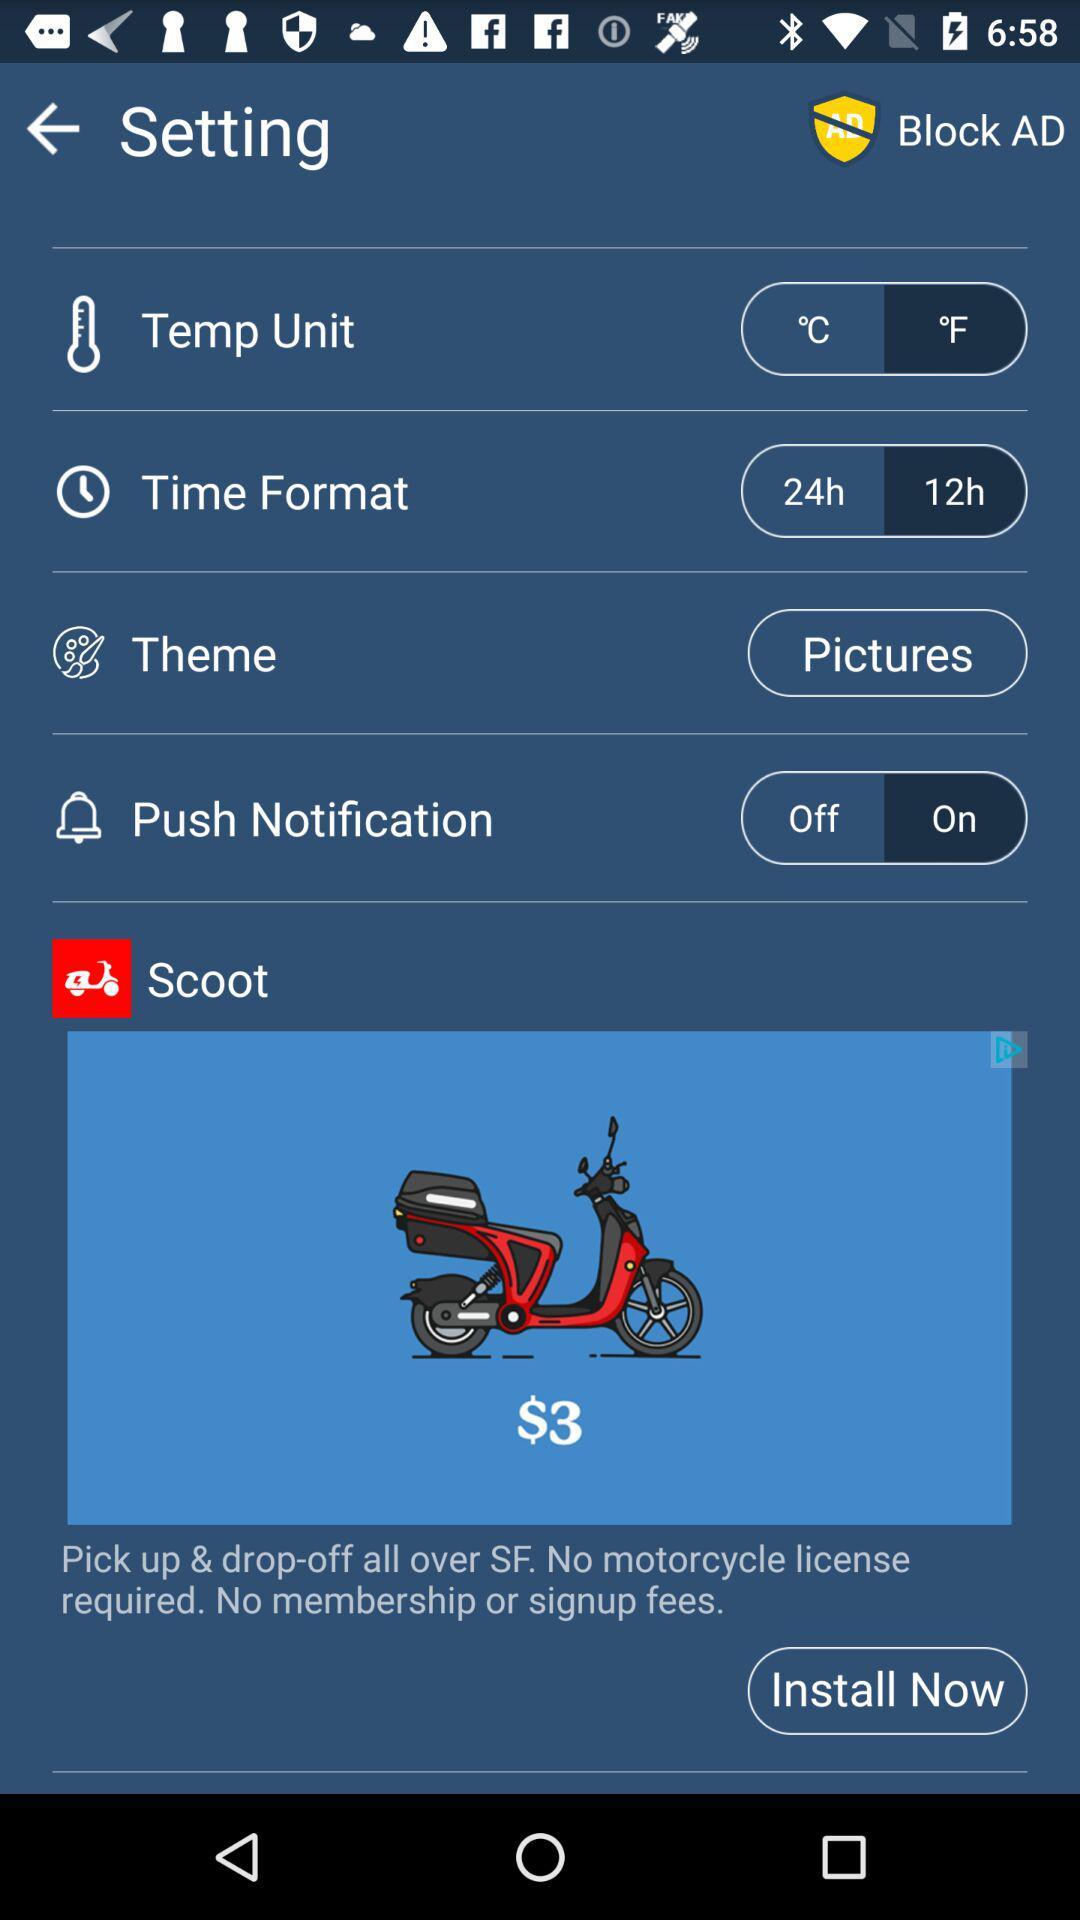  Describe the element at coordinates (52, 127) in the screenshot. I see `the back arrow button at the top left of the page` at that location.